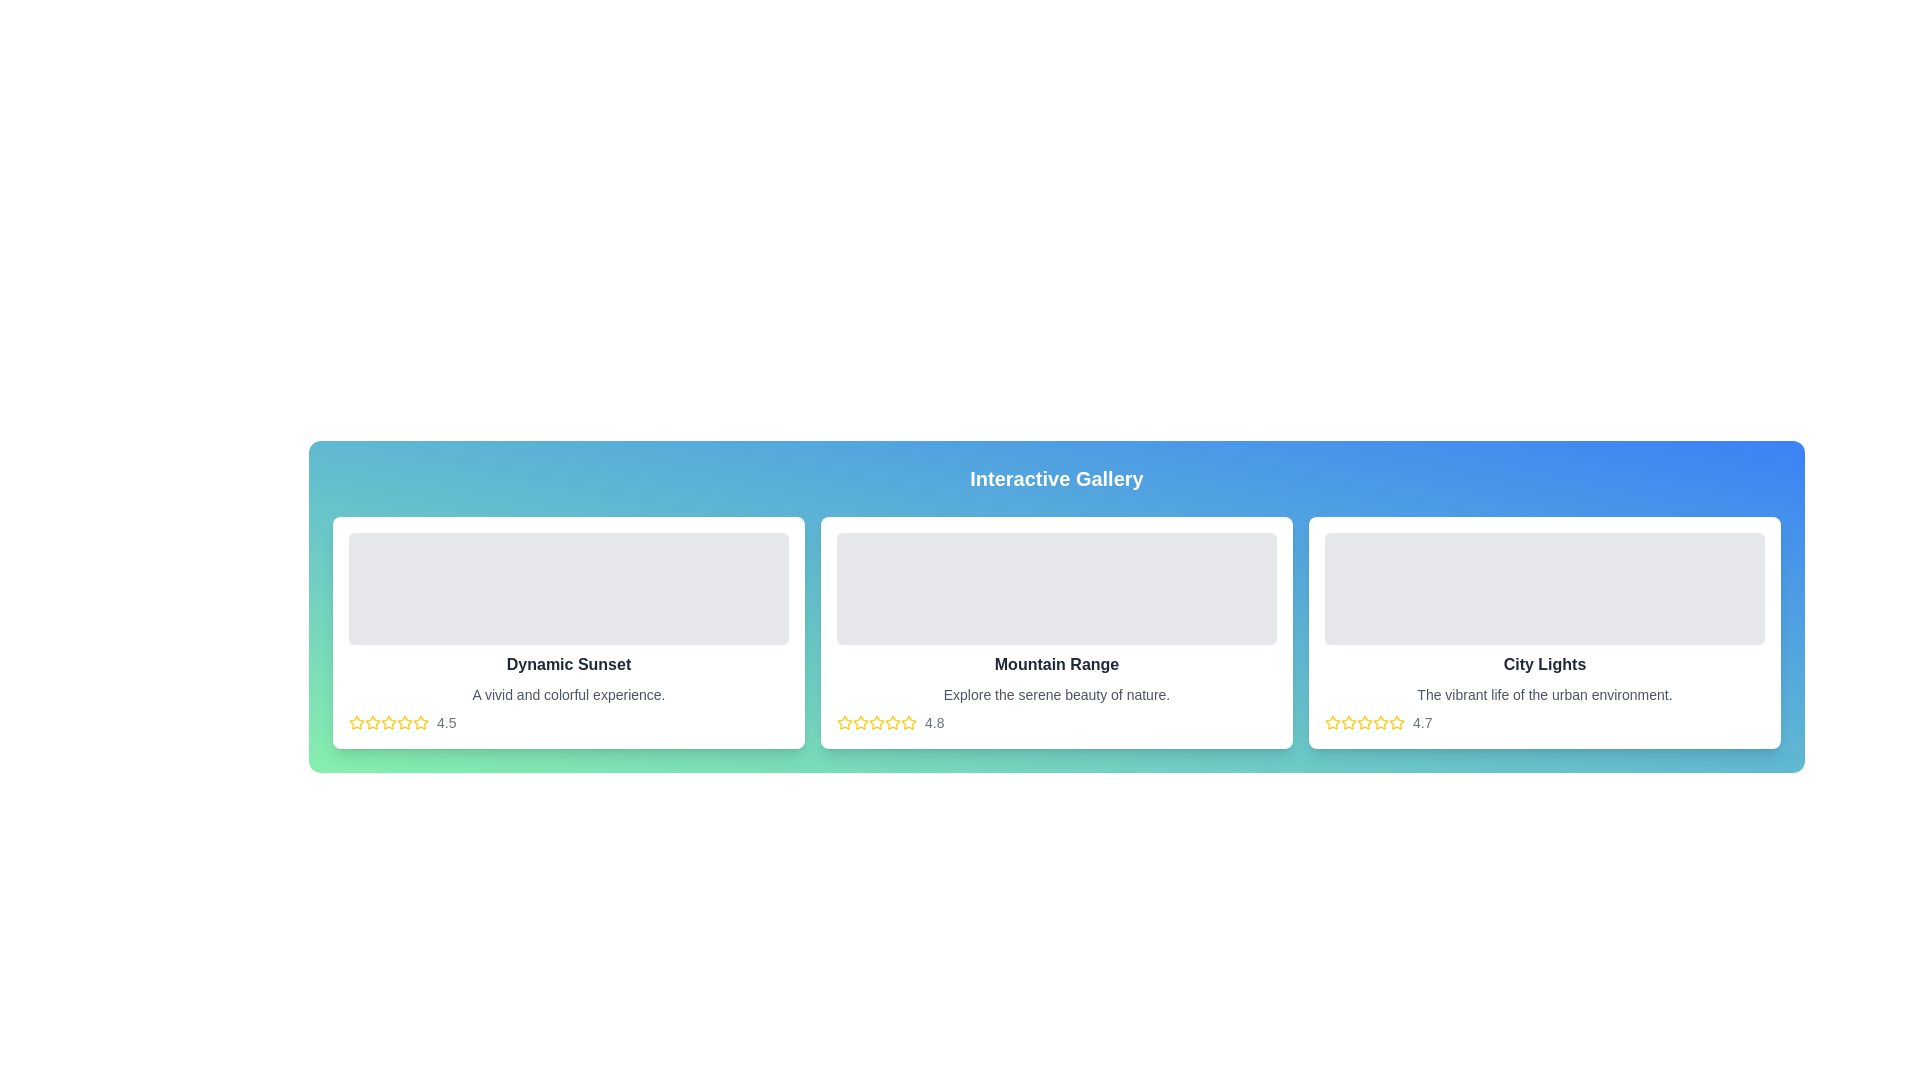 The width and height of the screenshot is (1920, 1080). Describe the element at coordinates (933, 722) in the screenshot. I see `the text label displaying the value '4.8' in gray color, which is part of the rating interface located below the 'Mountain Range' section and adjacent to golden star icons` at that location.